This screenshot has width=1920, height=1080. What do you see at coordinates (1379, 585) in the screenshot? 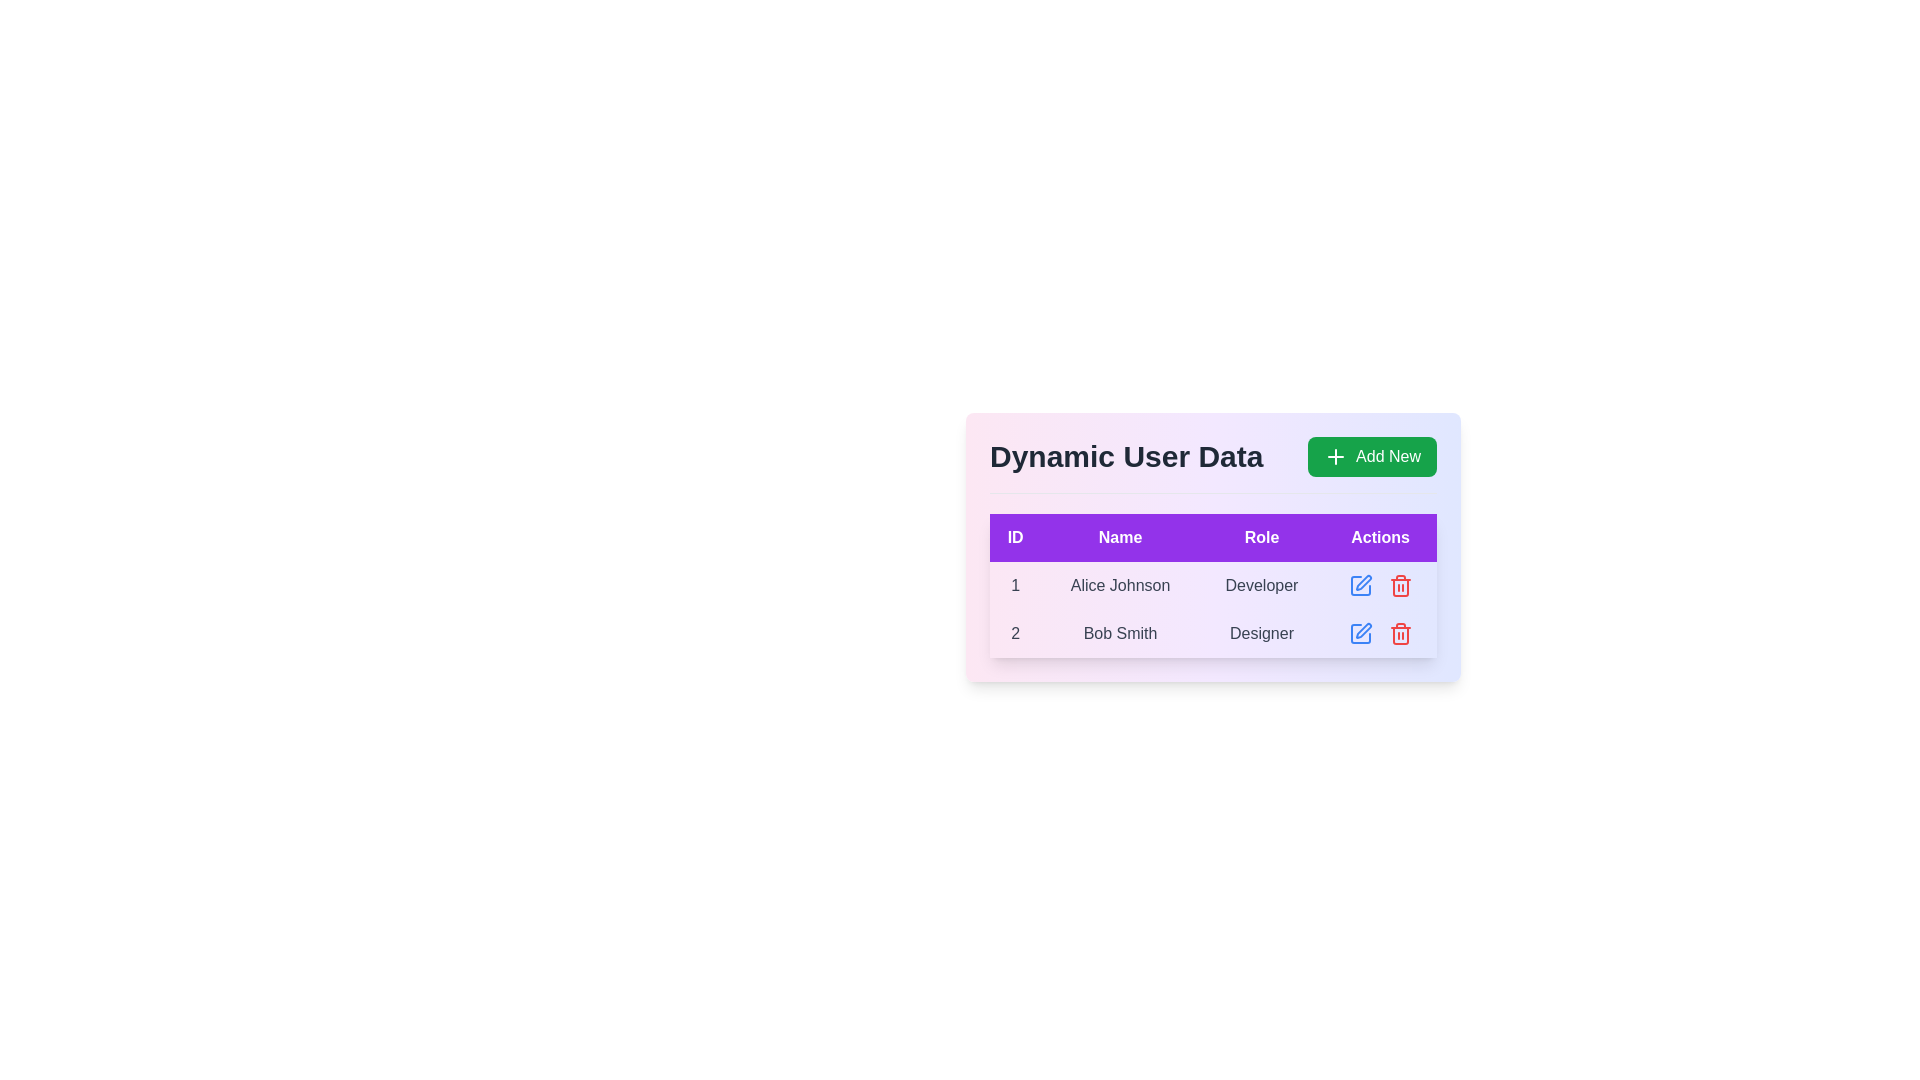
I see `the decorative separator element located between the edit icon and the delete icon in the 'Actions' column of the first row in the table` at bounding box center [1379, 585].